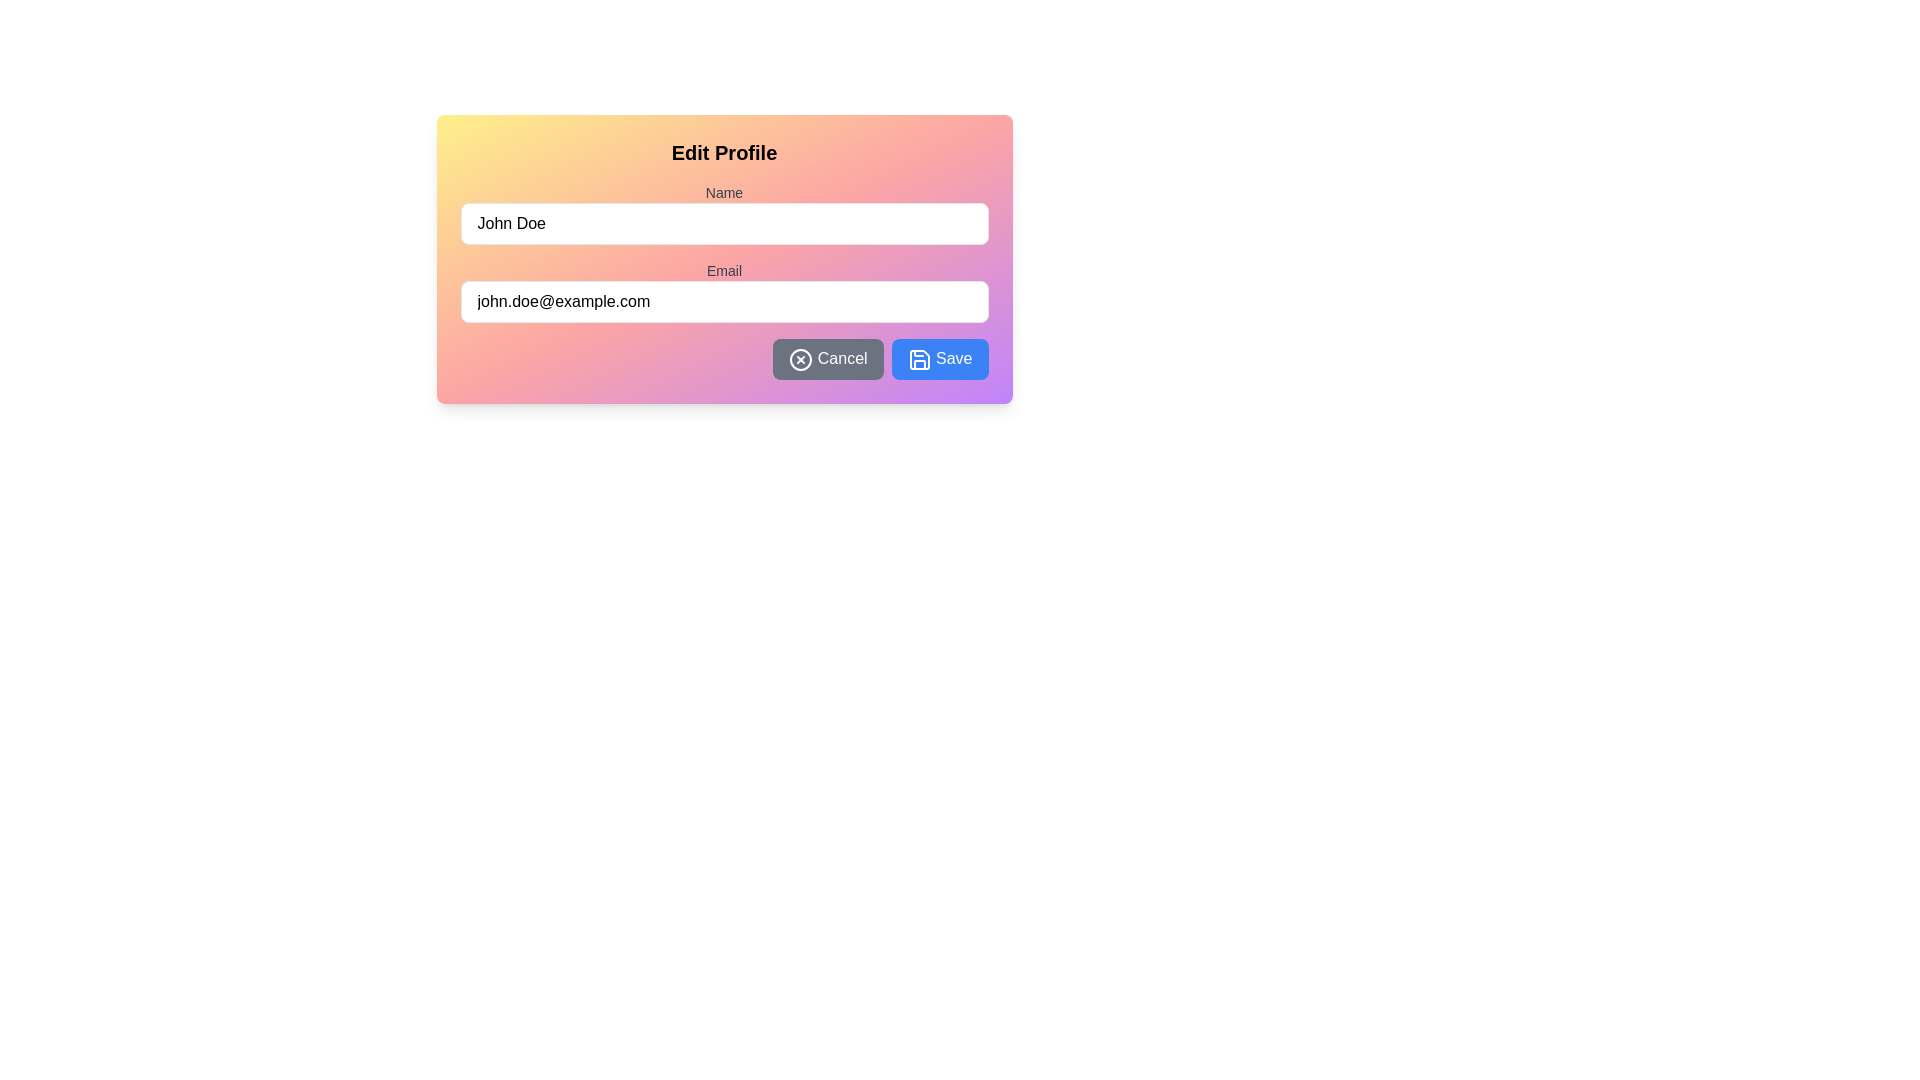 Image resolution: width=1920 pixels, height=1080 pixels. Describe the element at coordinates (828, 358) in the screenshot. I see `keyboard navigation` at that location.